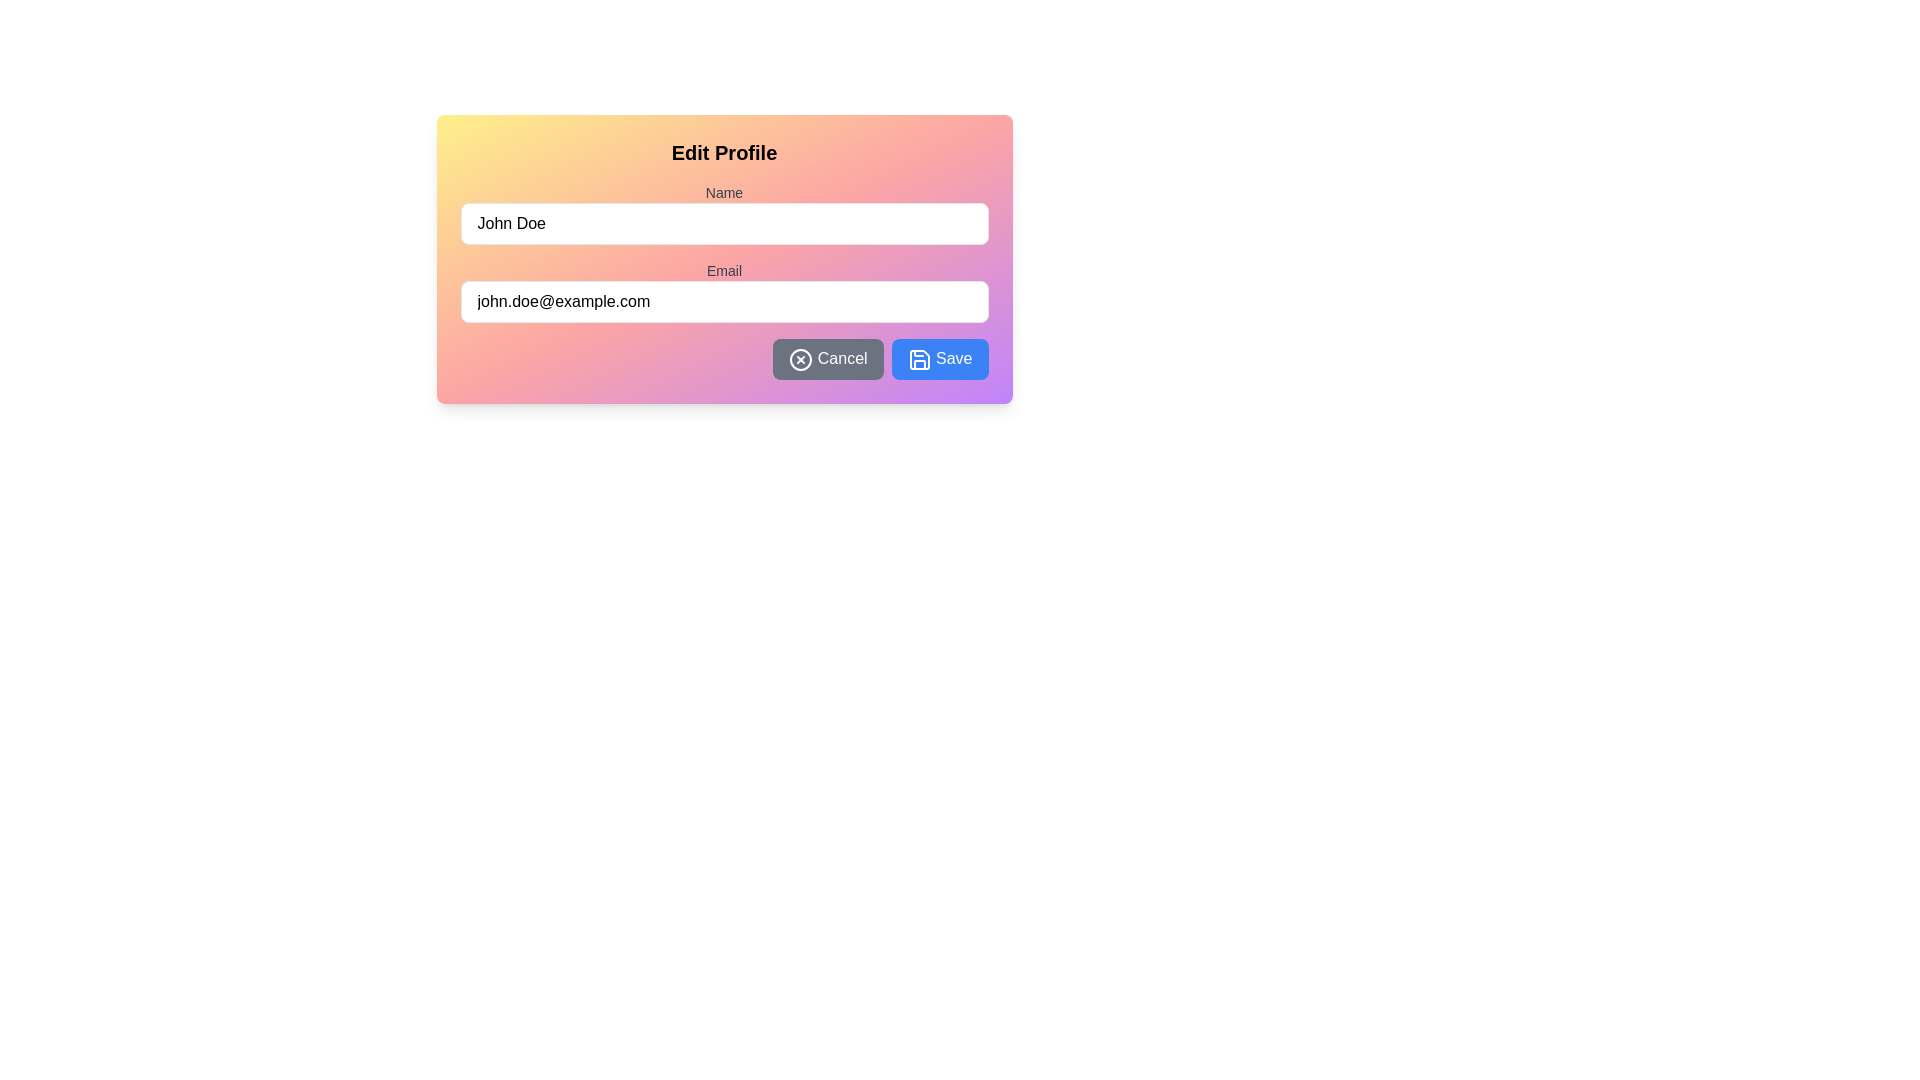 Image resolution: width=1920 pixels, height=1080 pixels. Describe the element at coordinates (828, 358) in the screenshot. I see `keyboard navigation` at that location.